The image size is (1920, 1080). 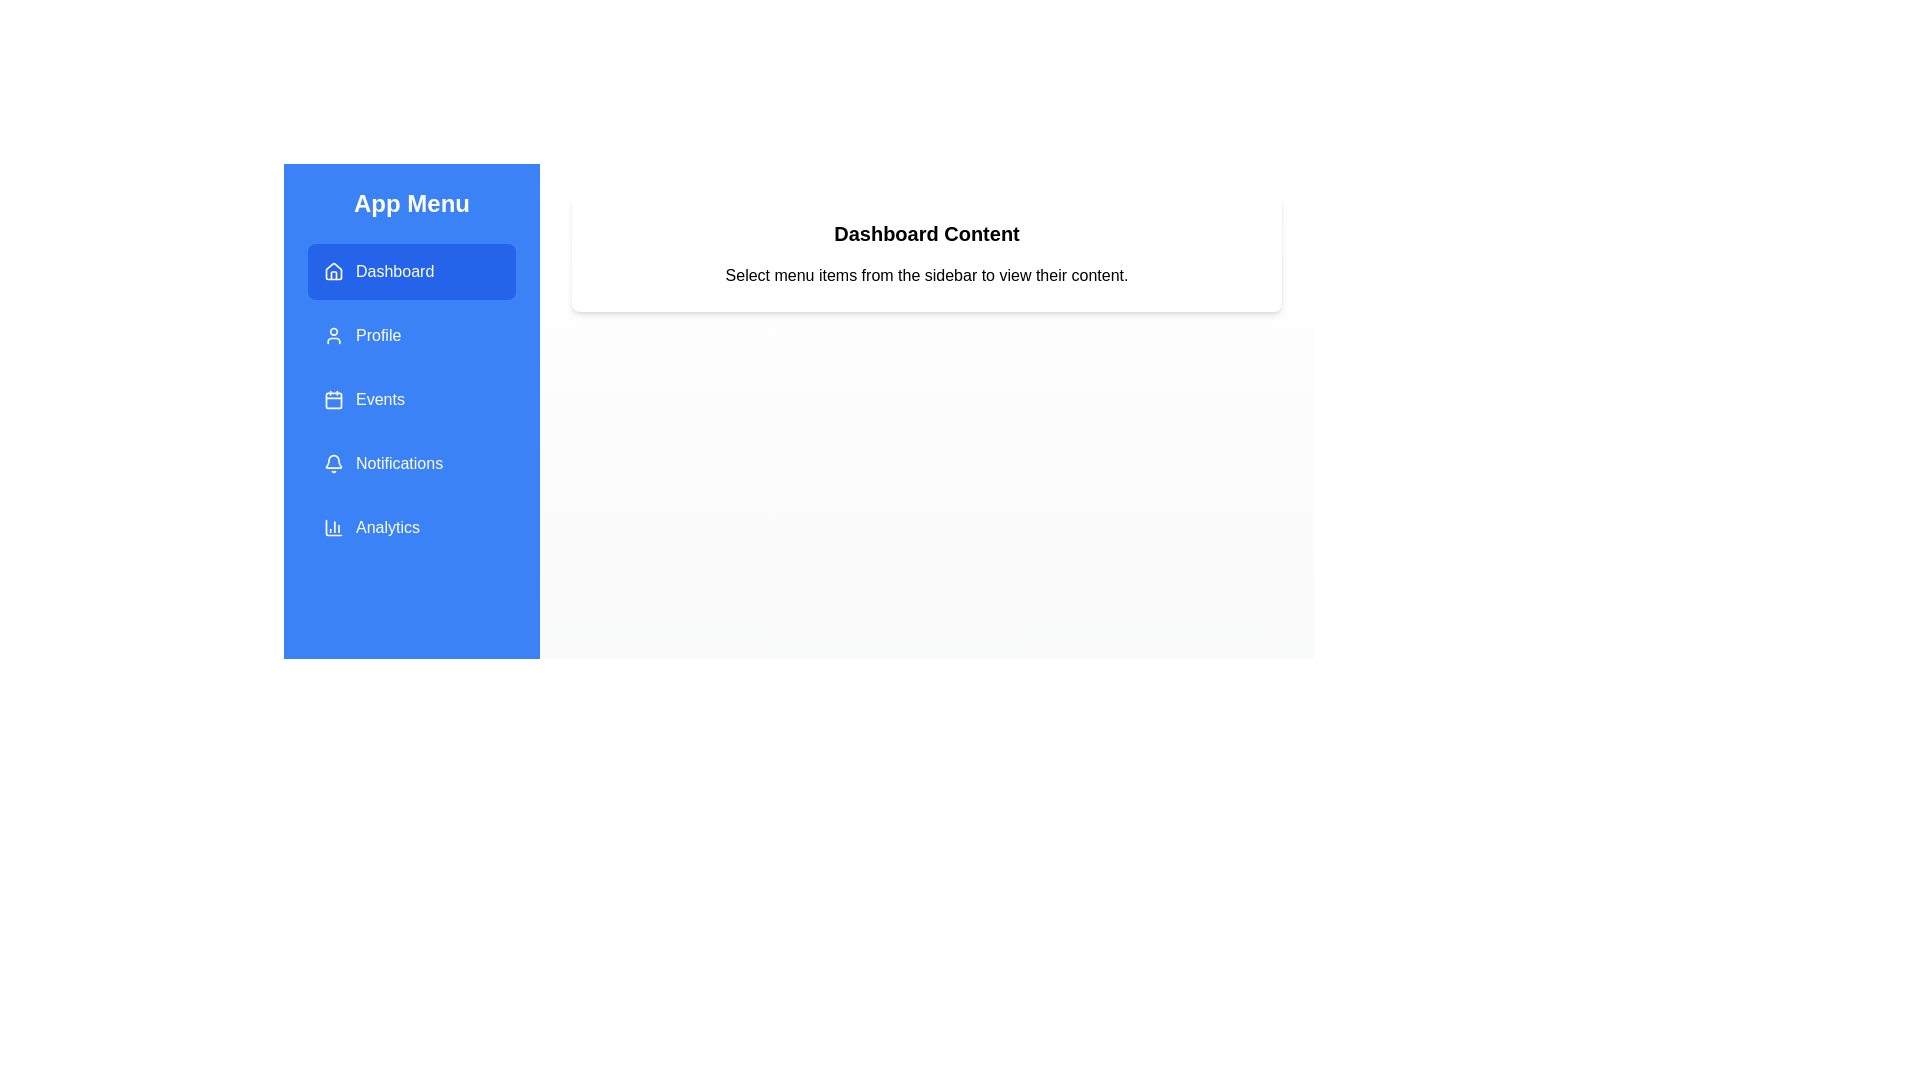 I want to click on the menu item Dashboard from the sidebar, so click(x=411, y=272).